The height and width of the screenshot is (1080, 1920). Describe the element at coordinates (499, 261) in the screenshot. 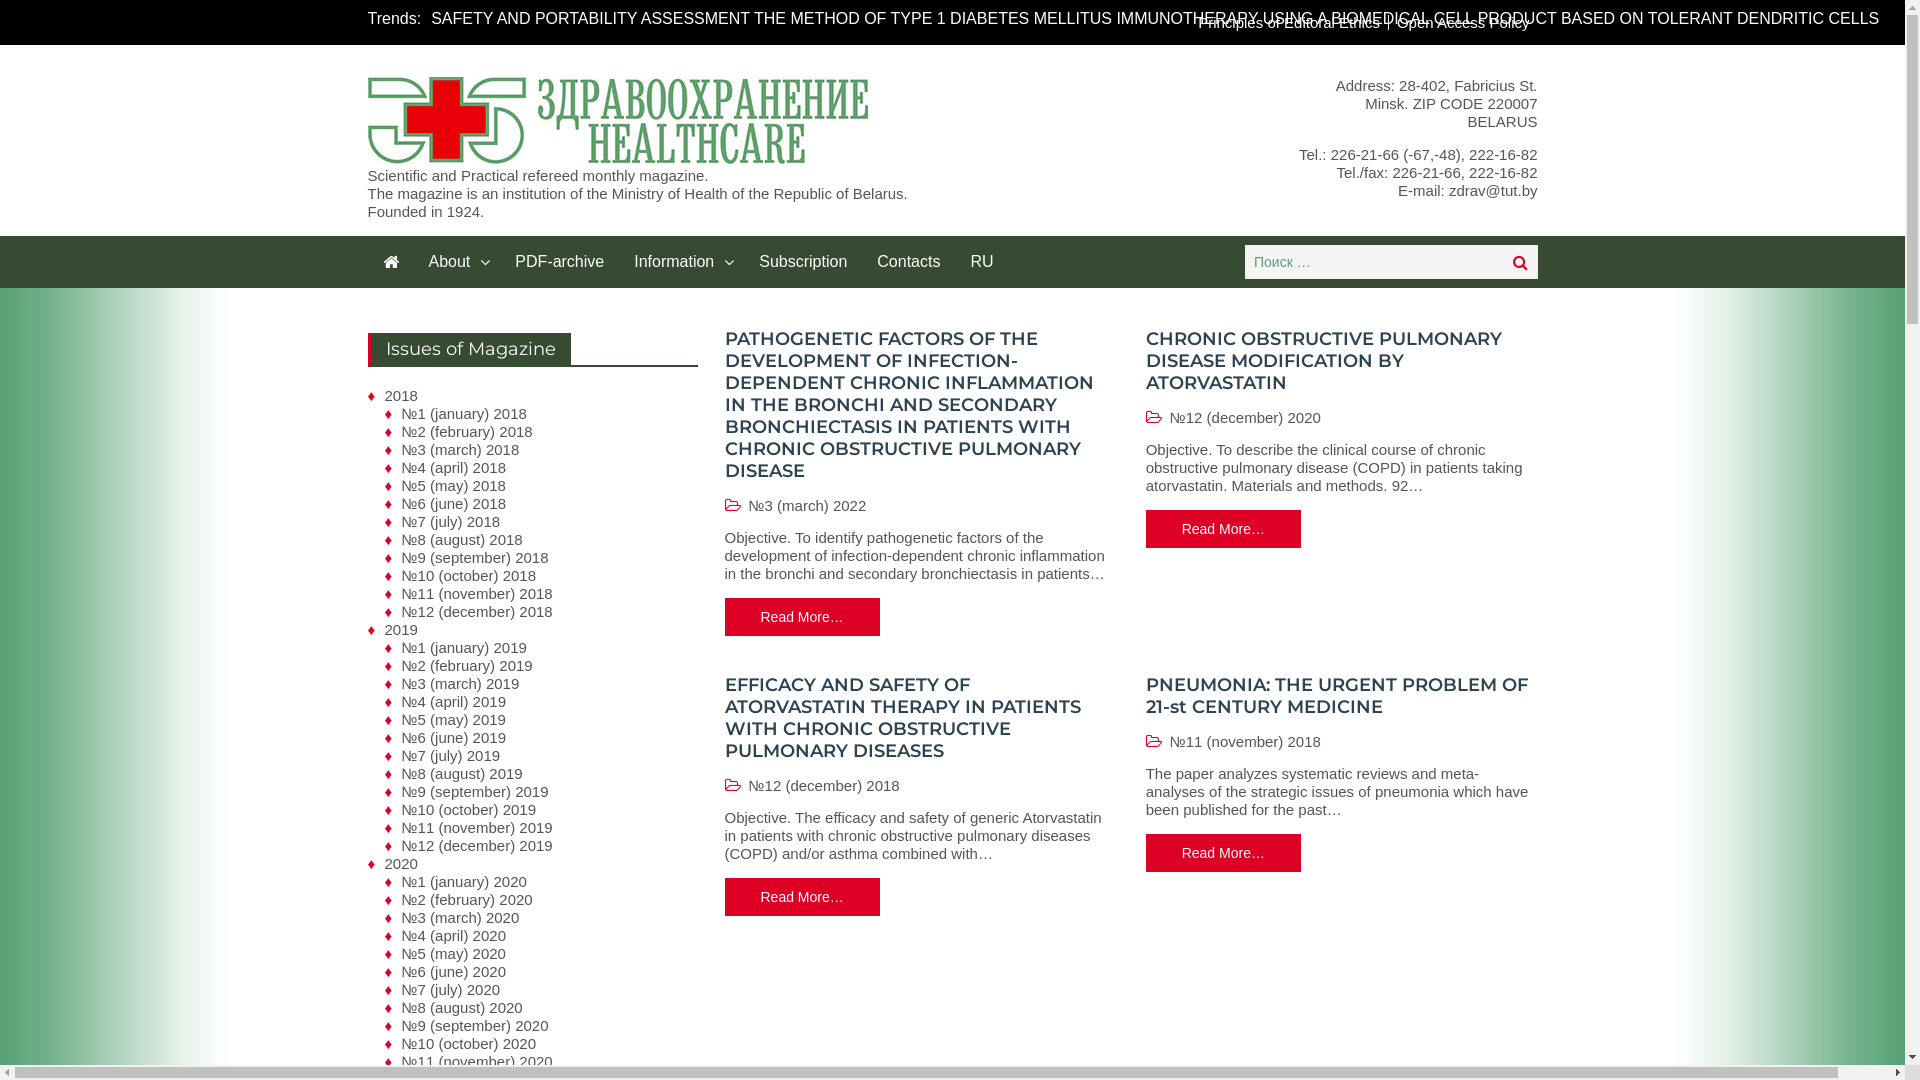

I see `'PDF-archive'` at that location.